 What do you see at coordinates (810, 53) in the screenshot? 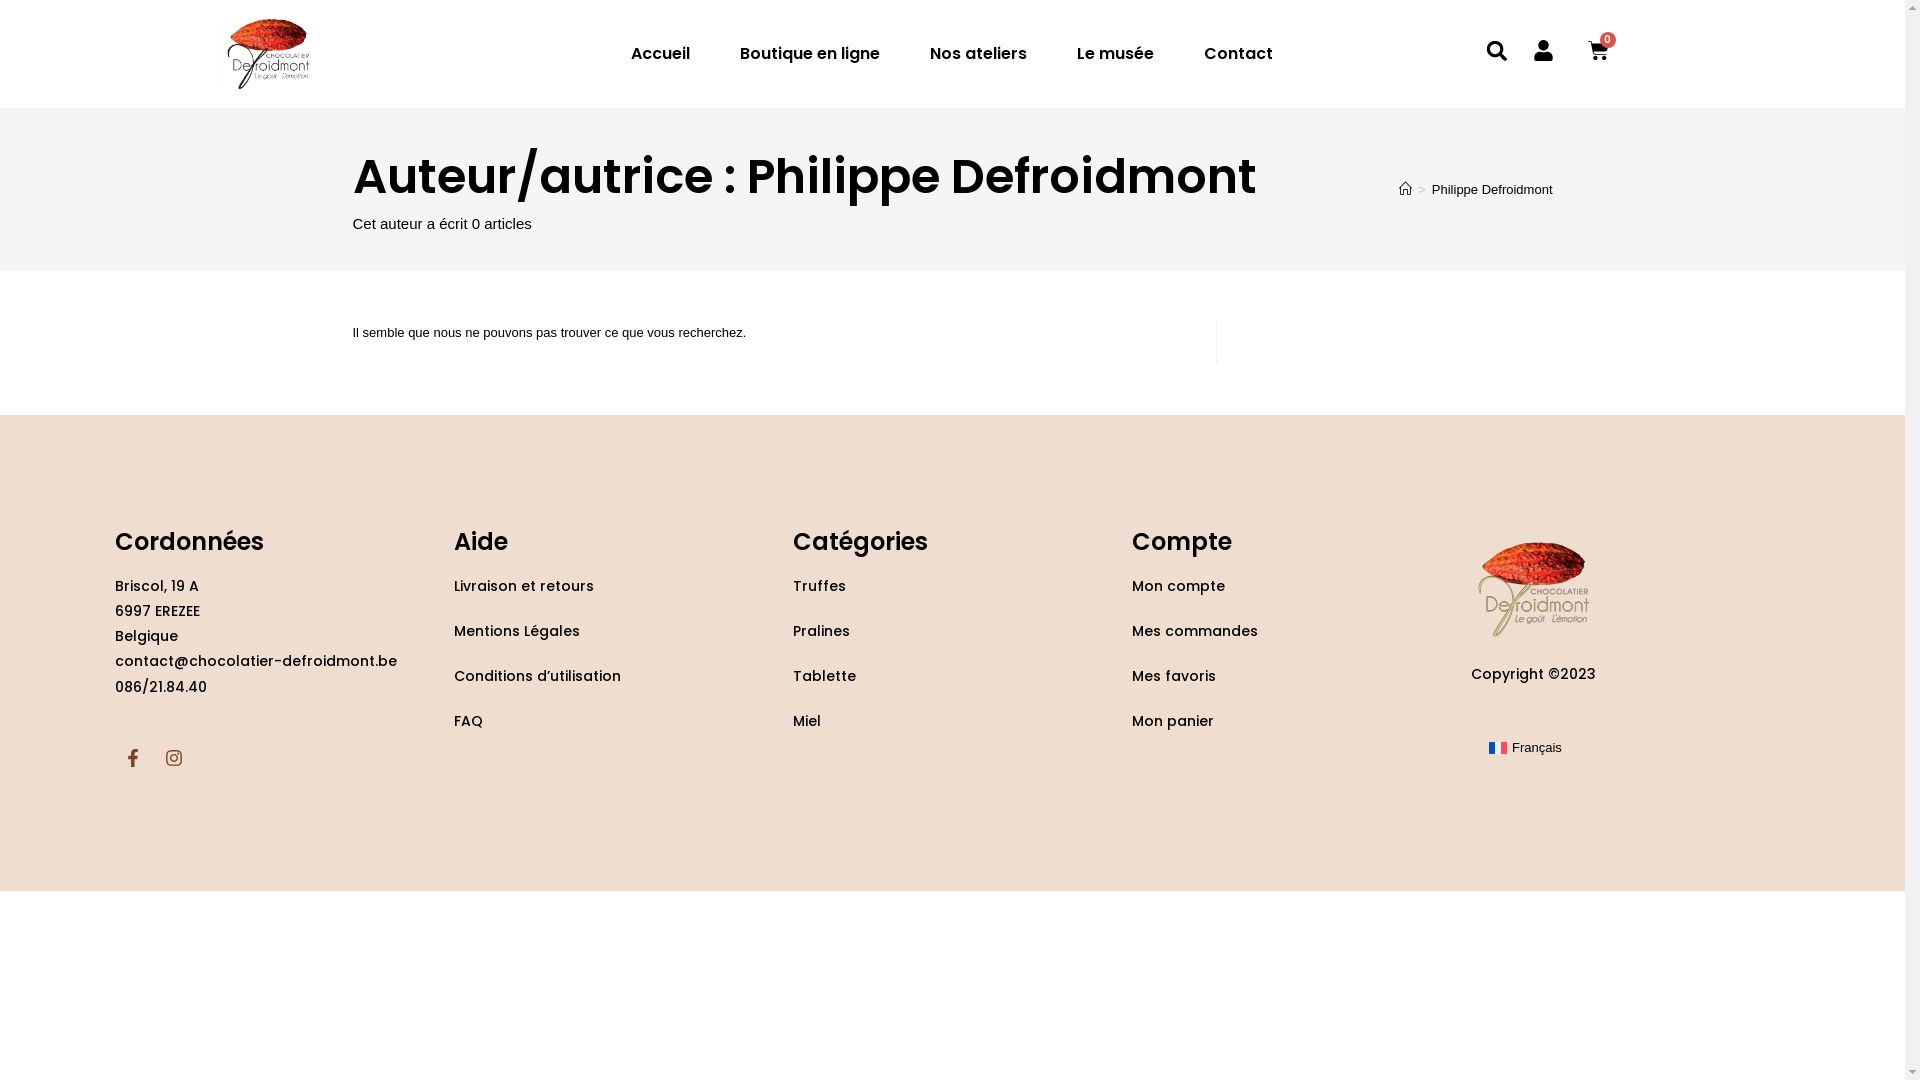
I see `'Boutique en ligne'` at bounding box center [810, 53].